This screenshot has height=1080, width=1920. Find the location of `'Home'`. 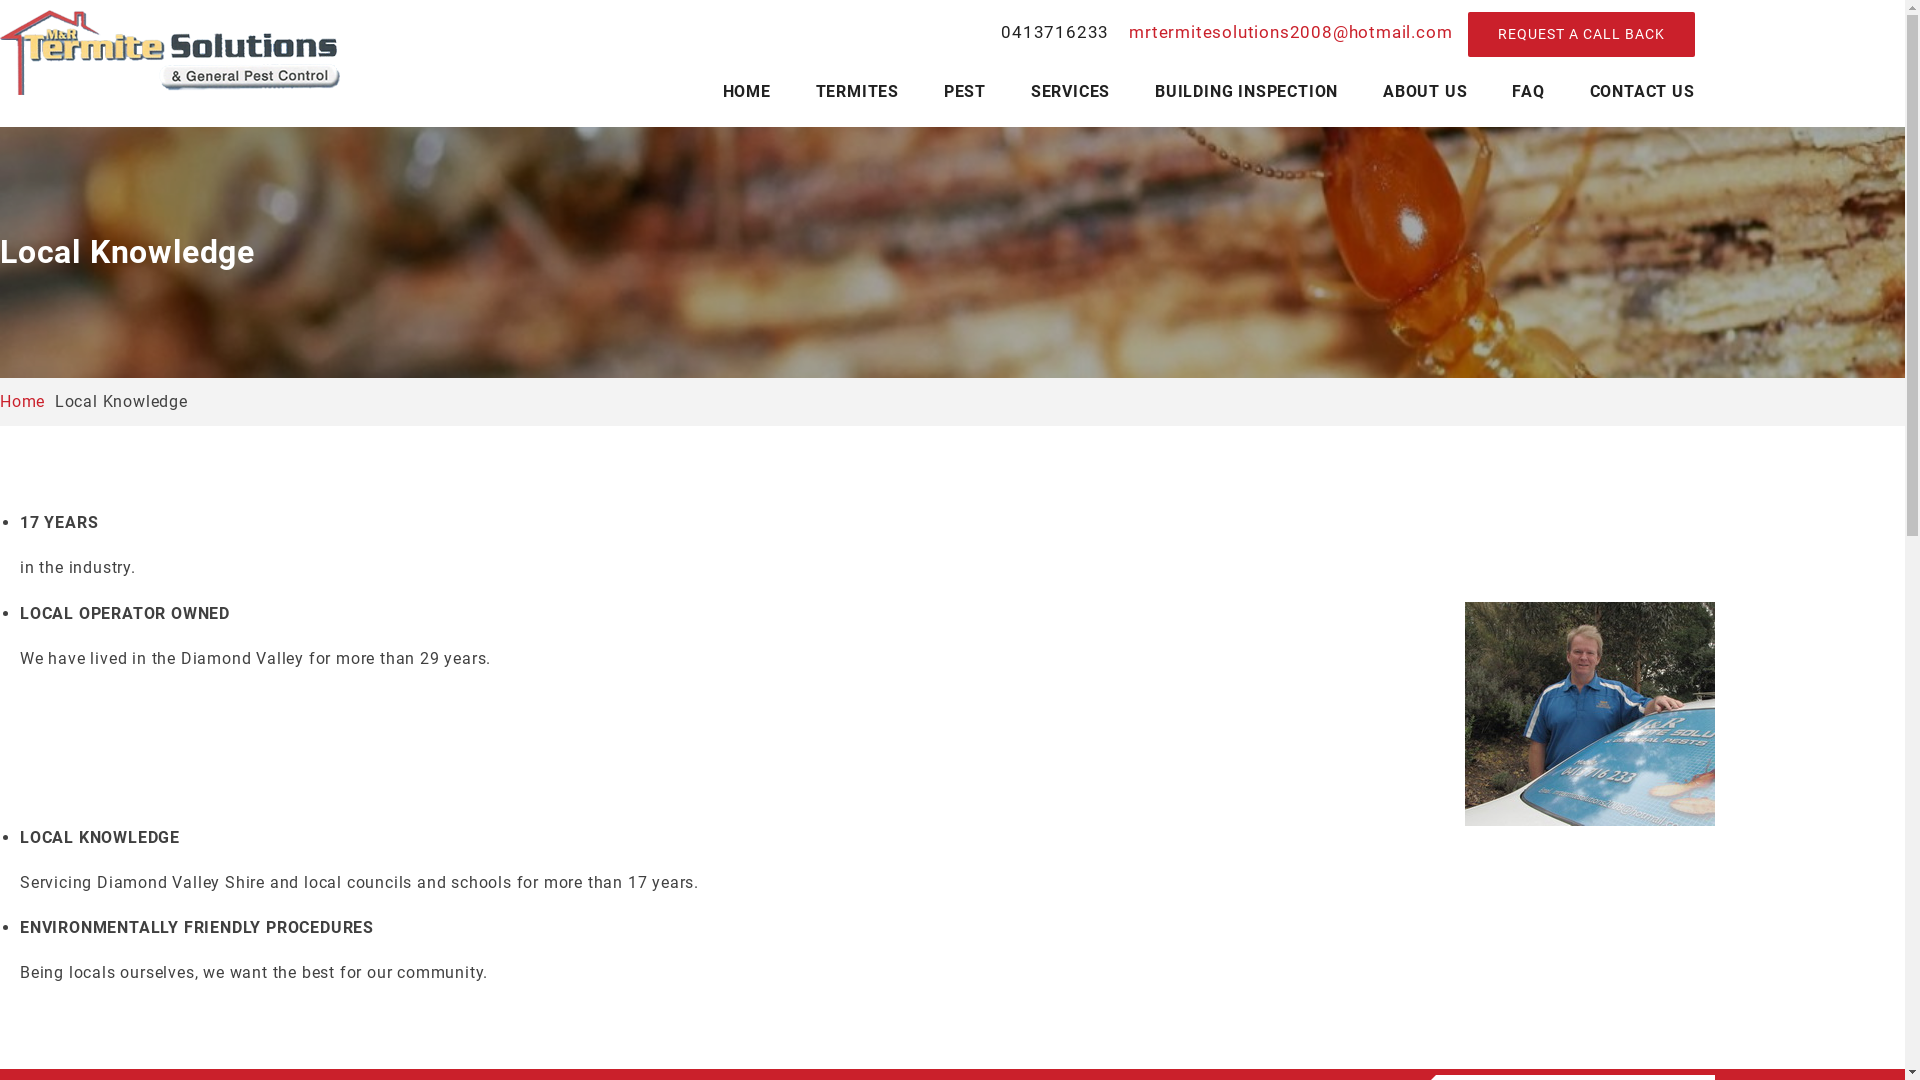

'Home' is located at coordinates (22, 401).